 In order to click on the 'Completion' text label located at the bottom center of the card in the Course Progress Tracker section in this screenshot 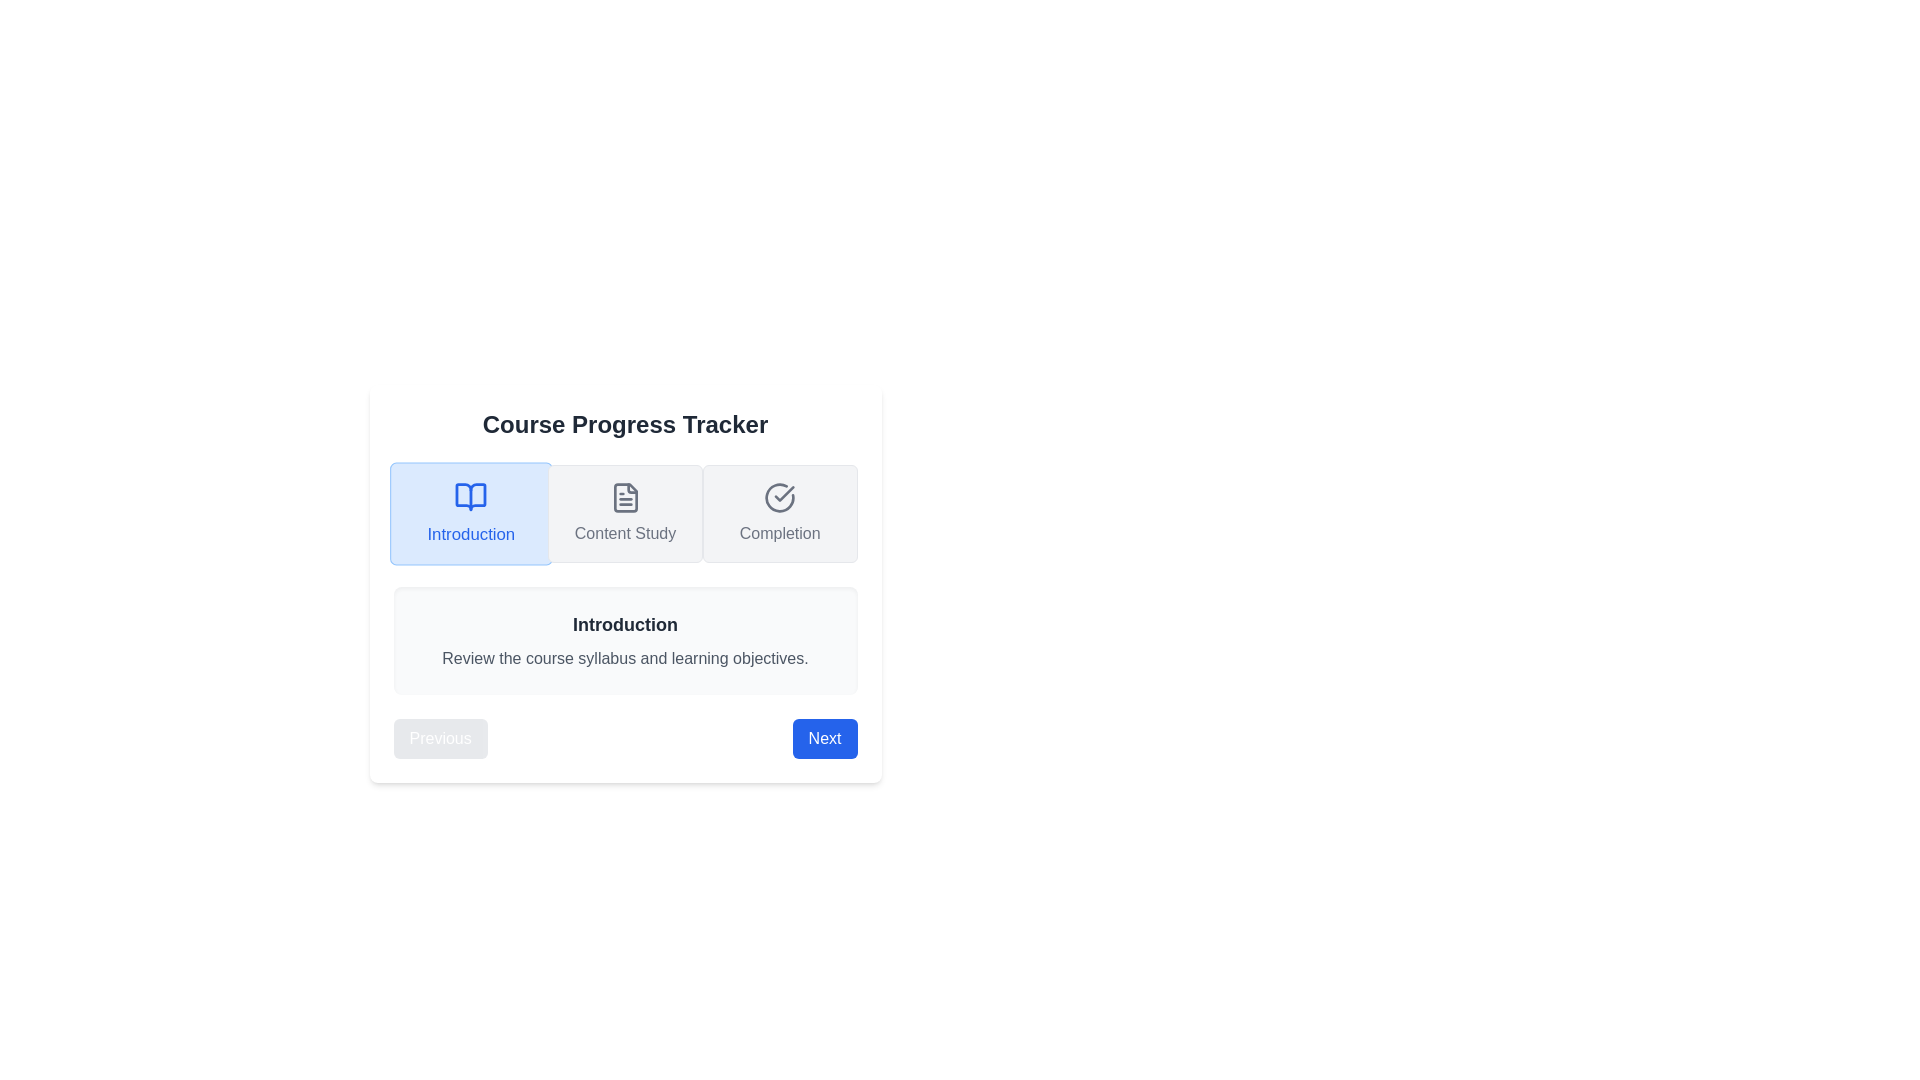, I will do `click(779, 532)`.